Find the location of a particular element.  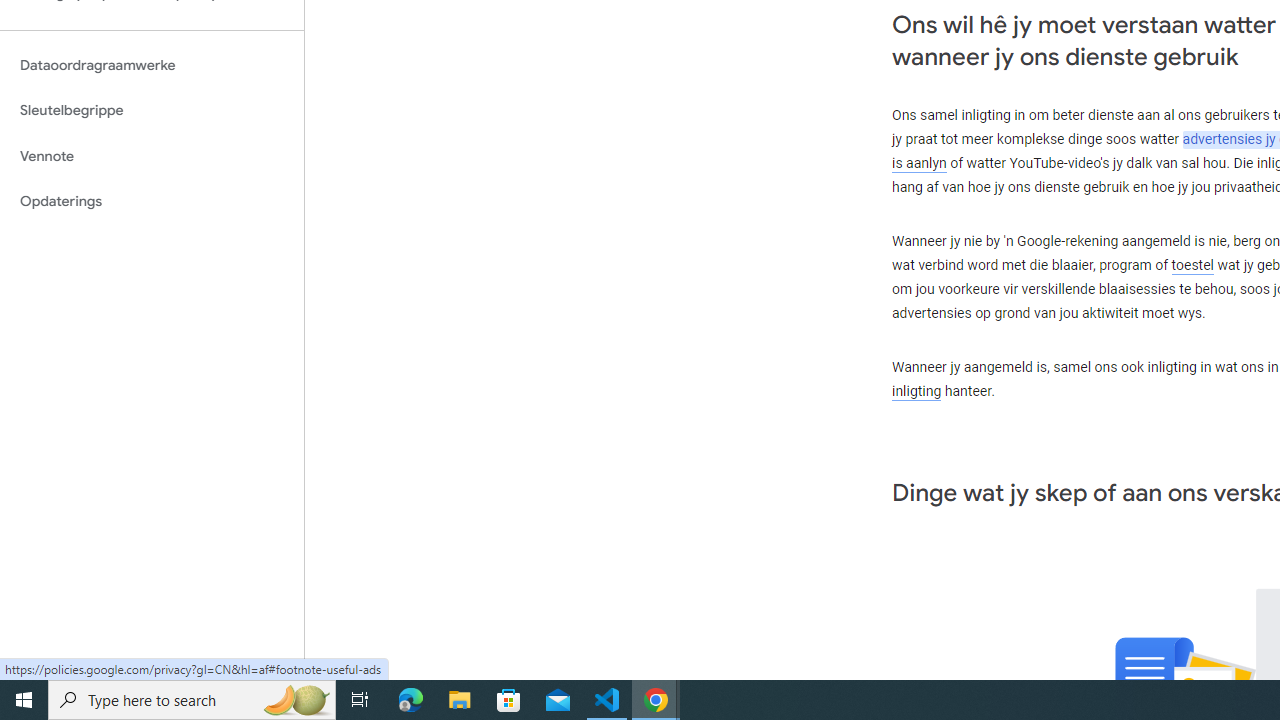

'Dataoordragraamwerke' is located at coordinates (151, 64).